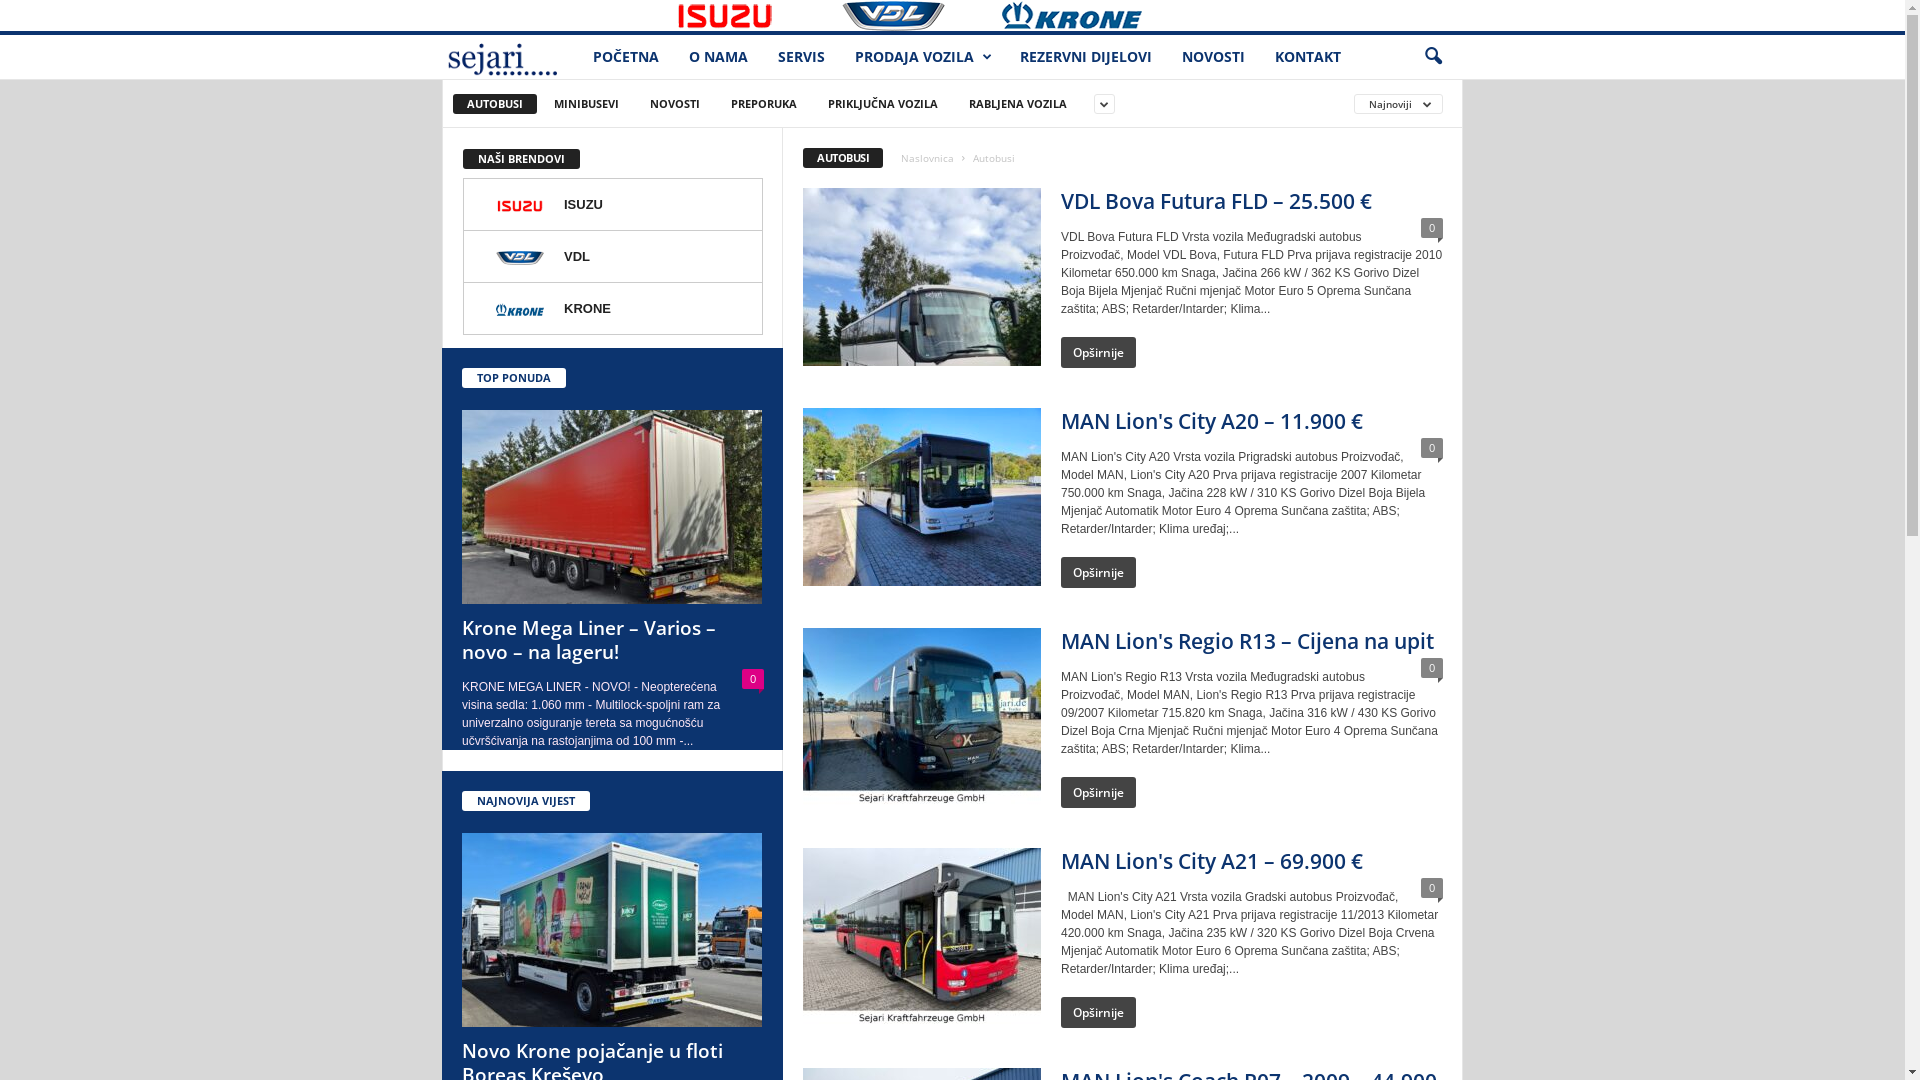 The image size is (1920, 1080). What do you see at coordinates (585, 104) in the screenshot?
I see `'MINIBUSEVI'` at bounding box center [585, 104].